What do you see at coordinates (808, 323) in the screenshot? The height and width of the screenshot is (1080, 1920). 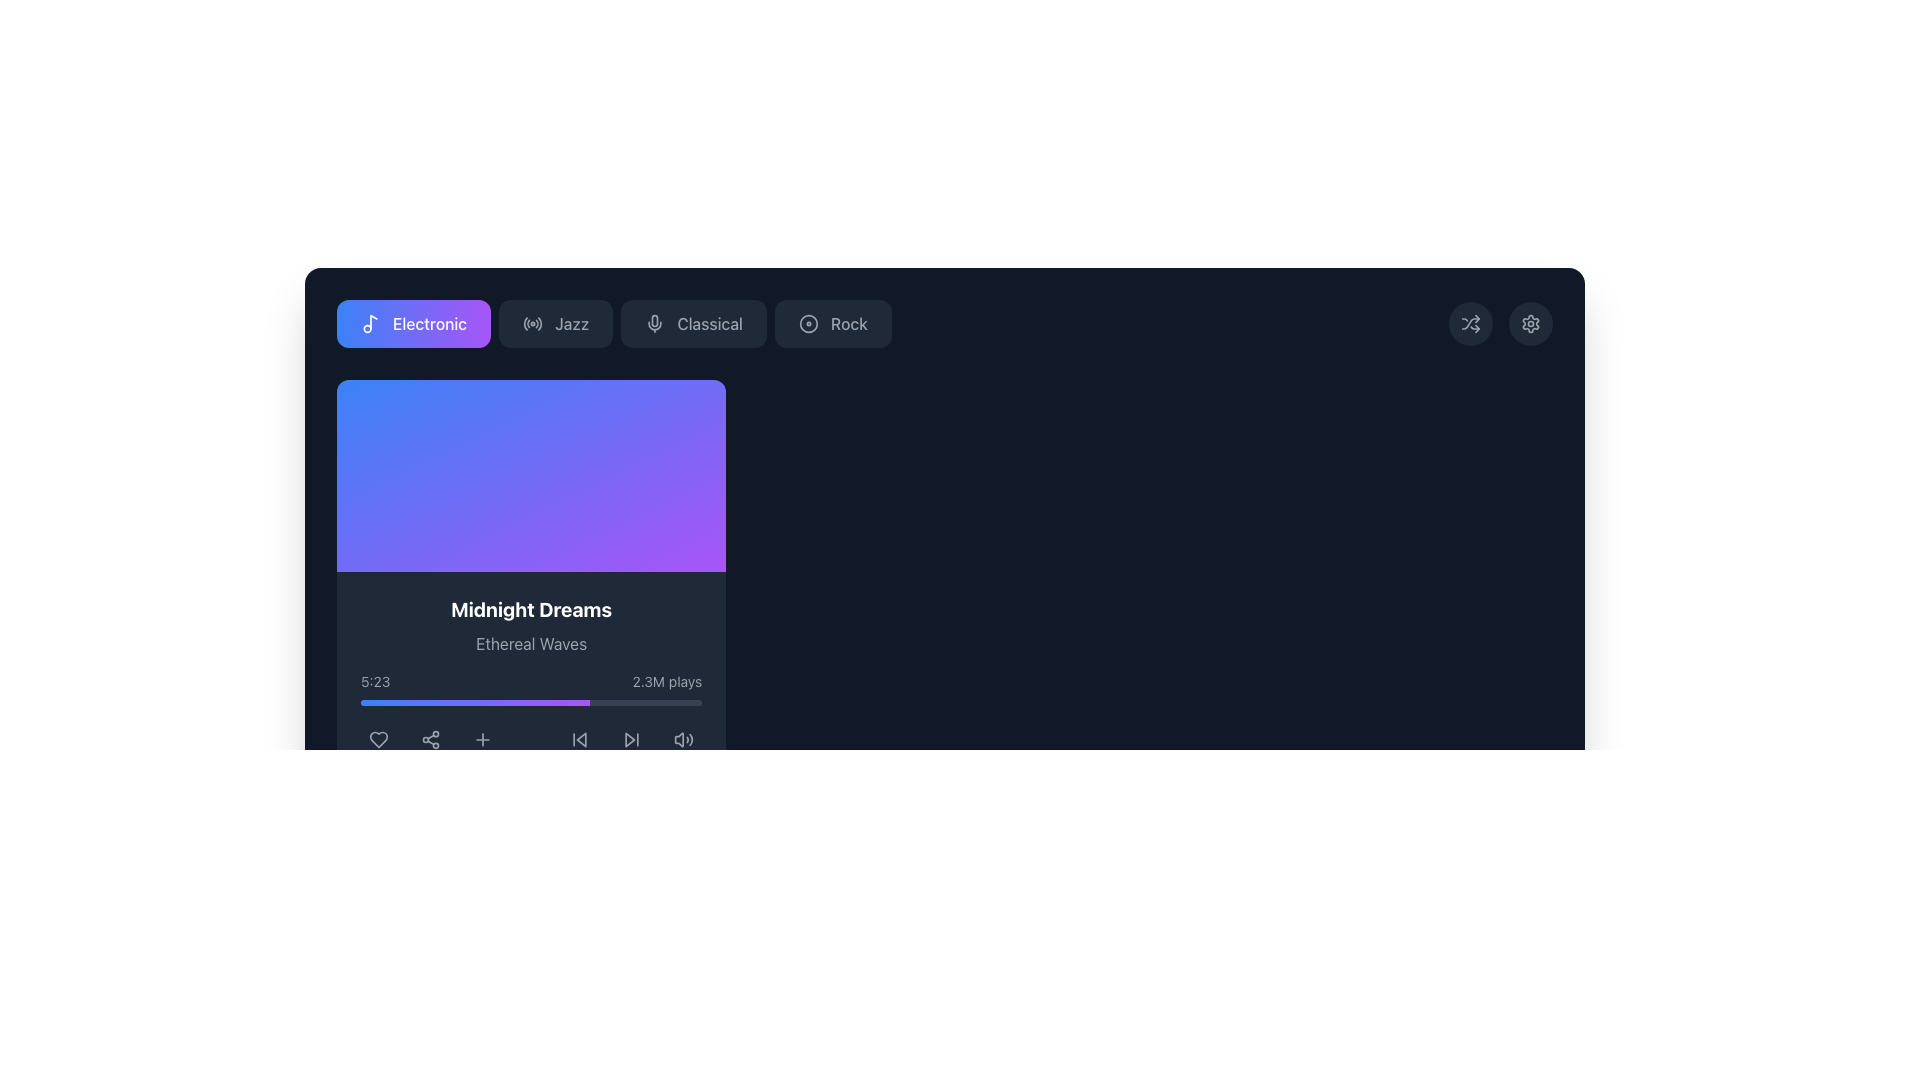 I see `the circular graphical icon associated with the 'Rock' button, which is the fourth button in a series at the top-center of the application` at bounding box center [808, 323].